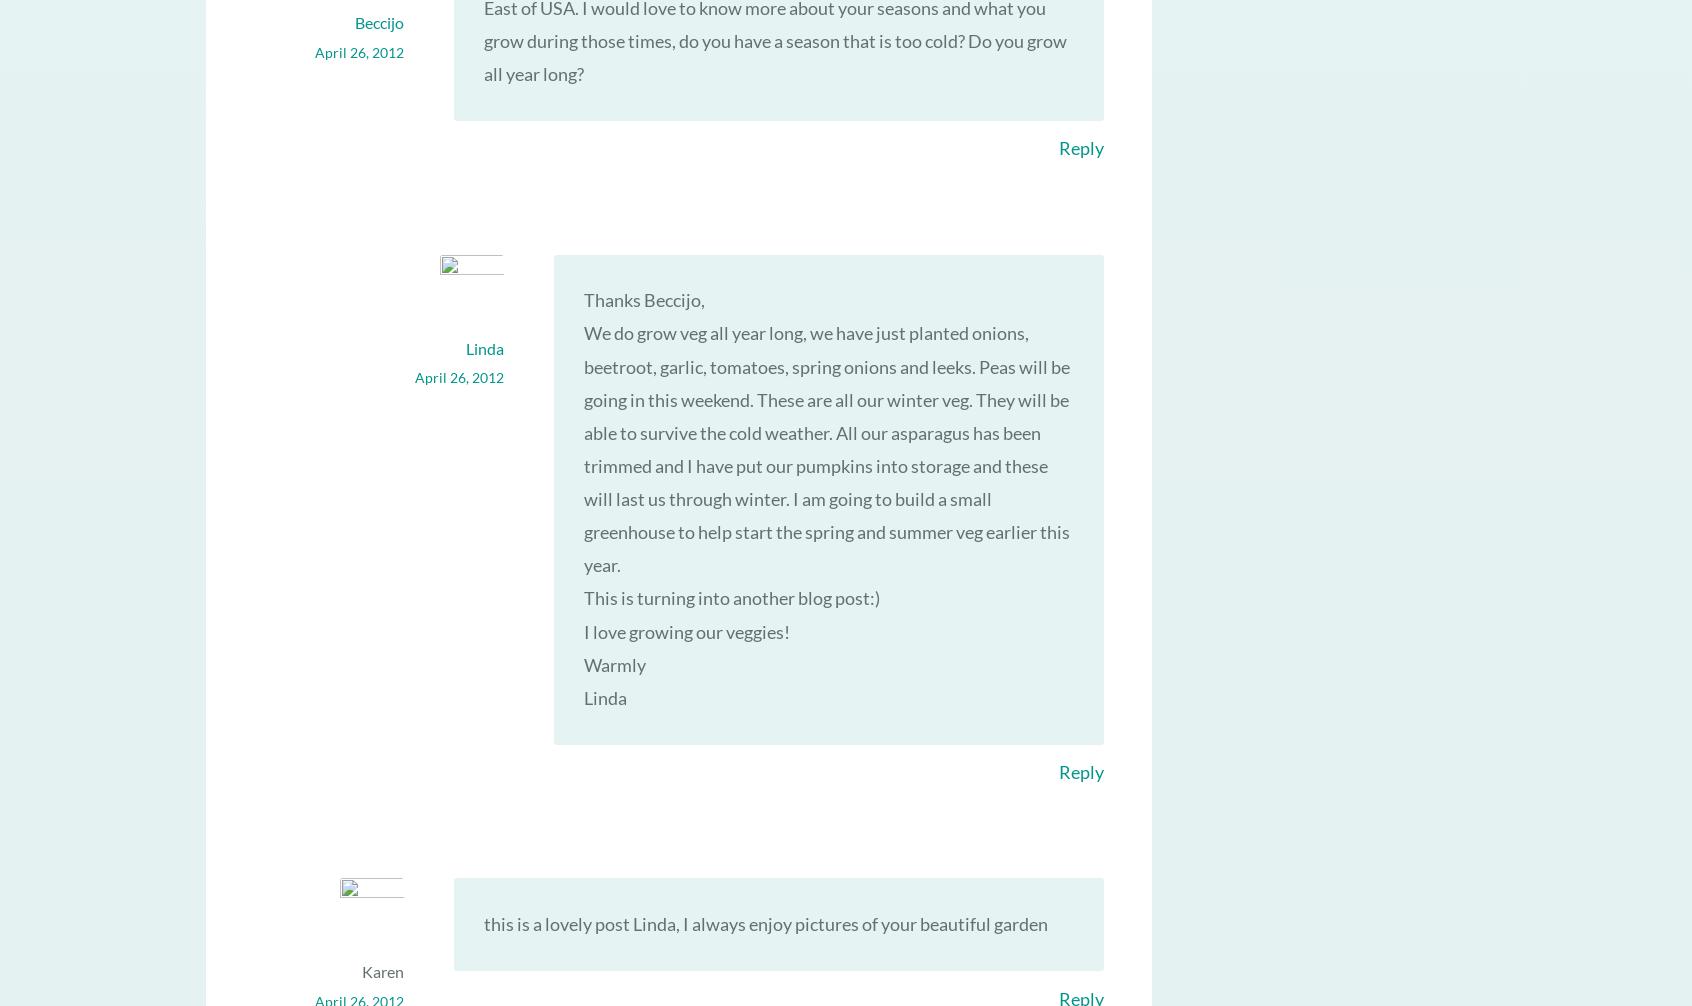  Describe the element at coordinates (729, 597) in the screenshot. I see `'This is turning into another blog post:)'` at that location.